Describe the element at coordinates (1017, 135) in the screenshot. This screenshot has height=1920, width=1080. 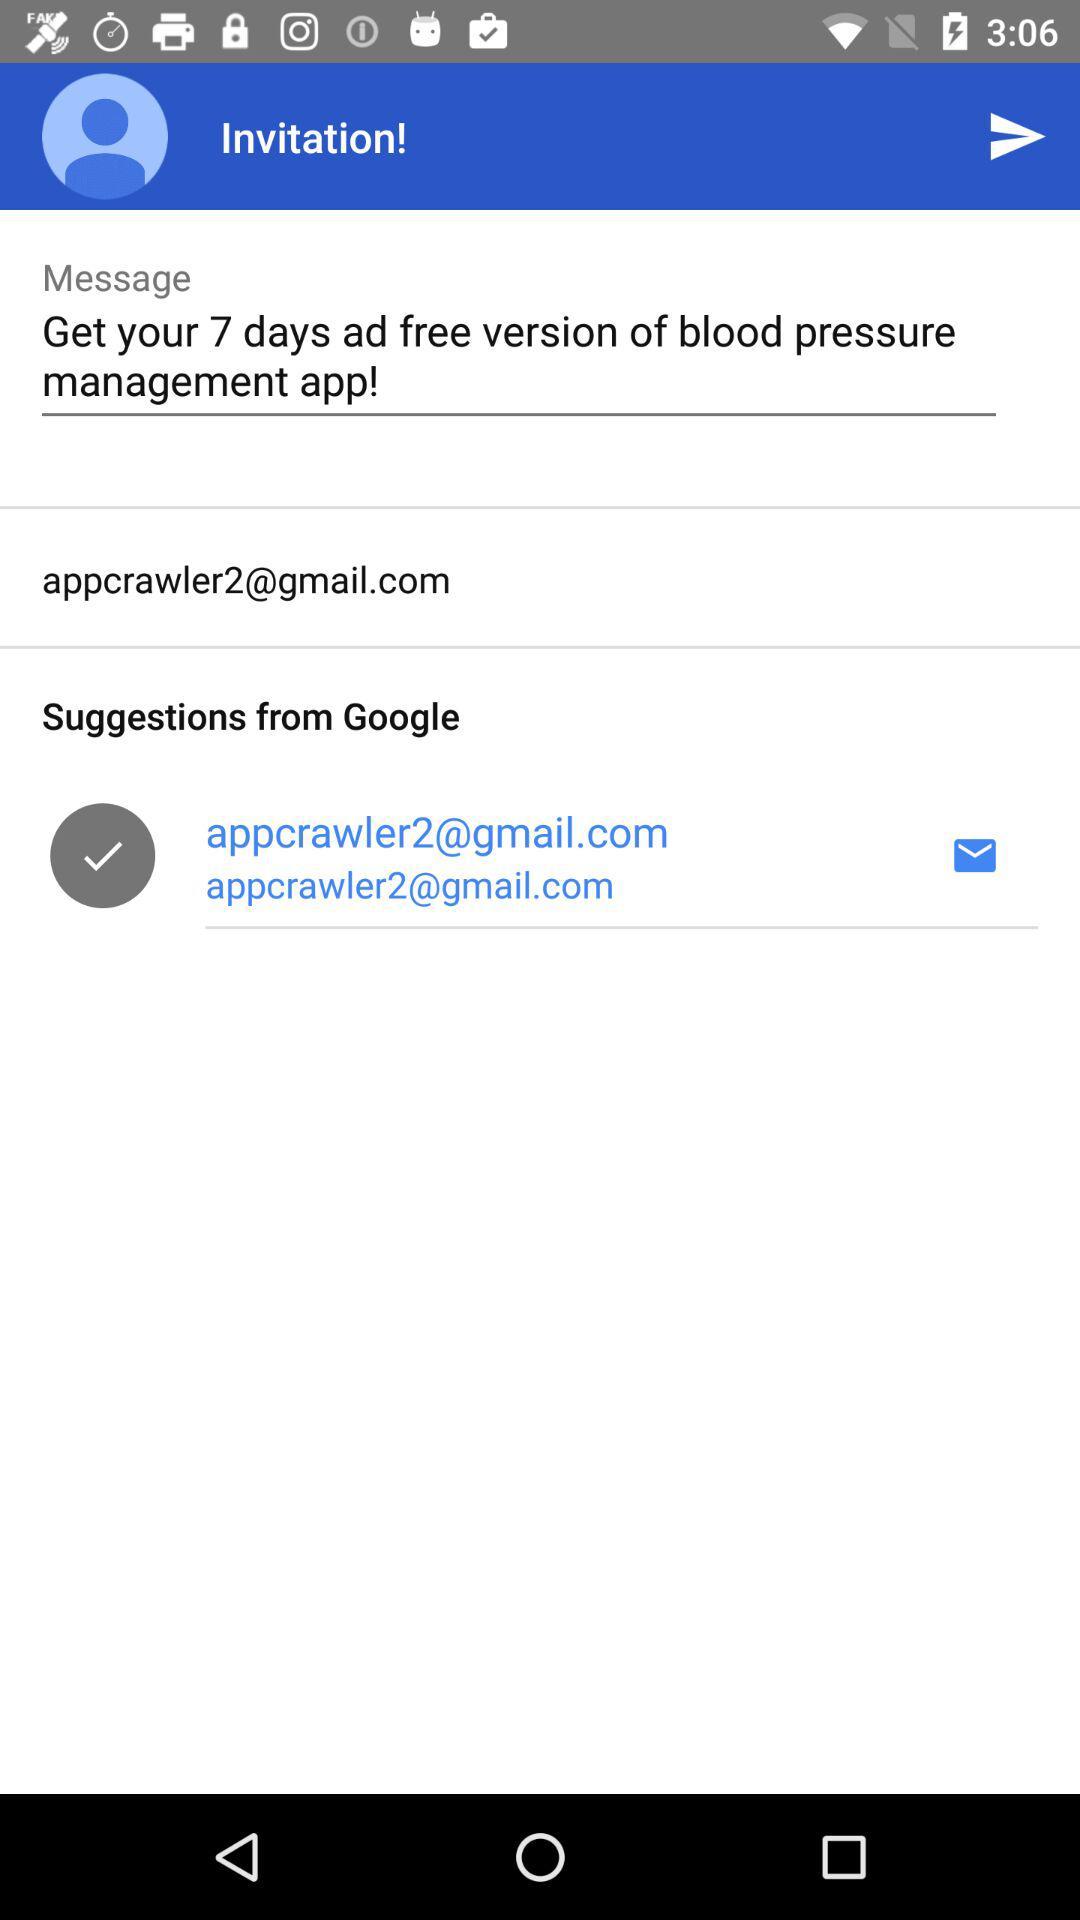
I see `item next to invitation! icon` at that location.